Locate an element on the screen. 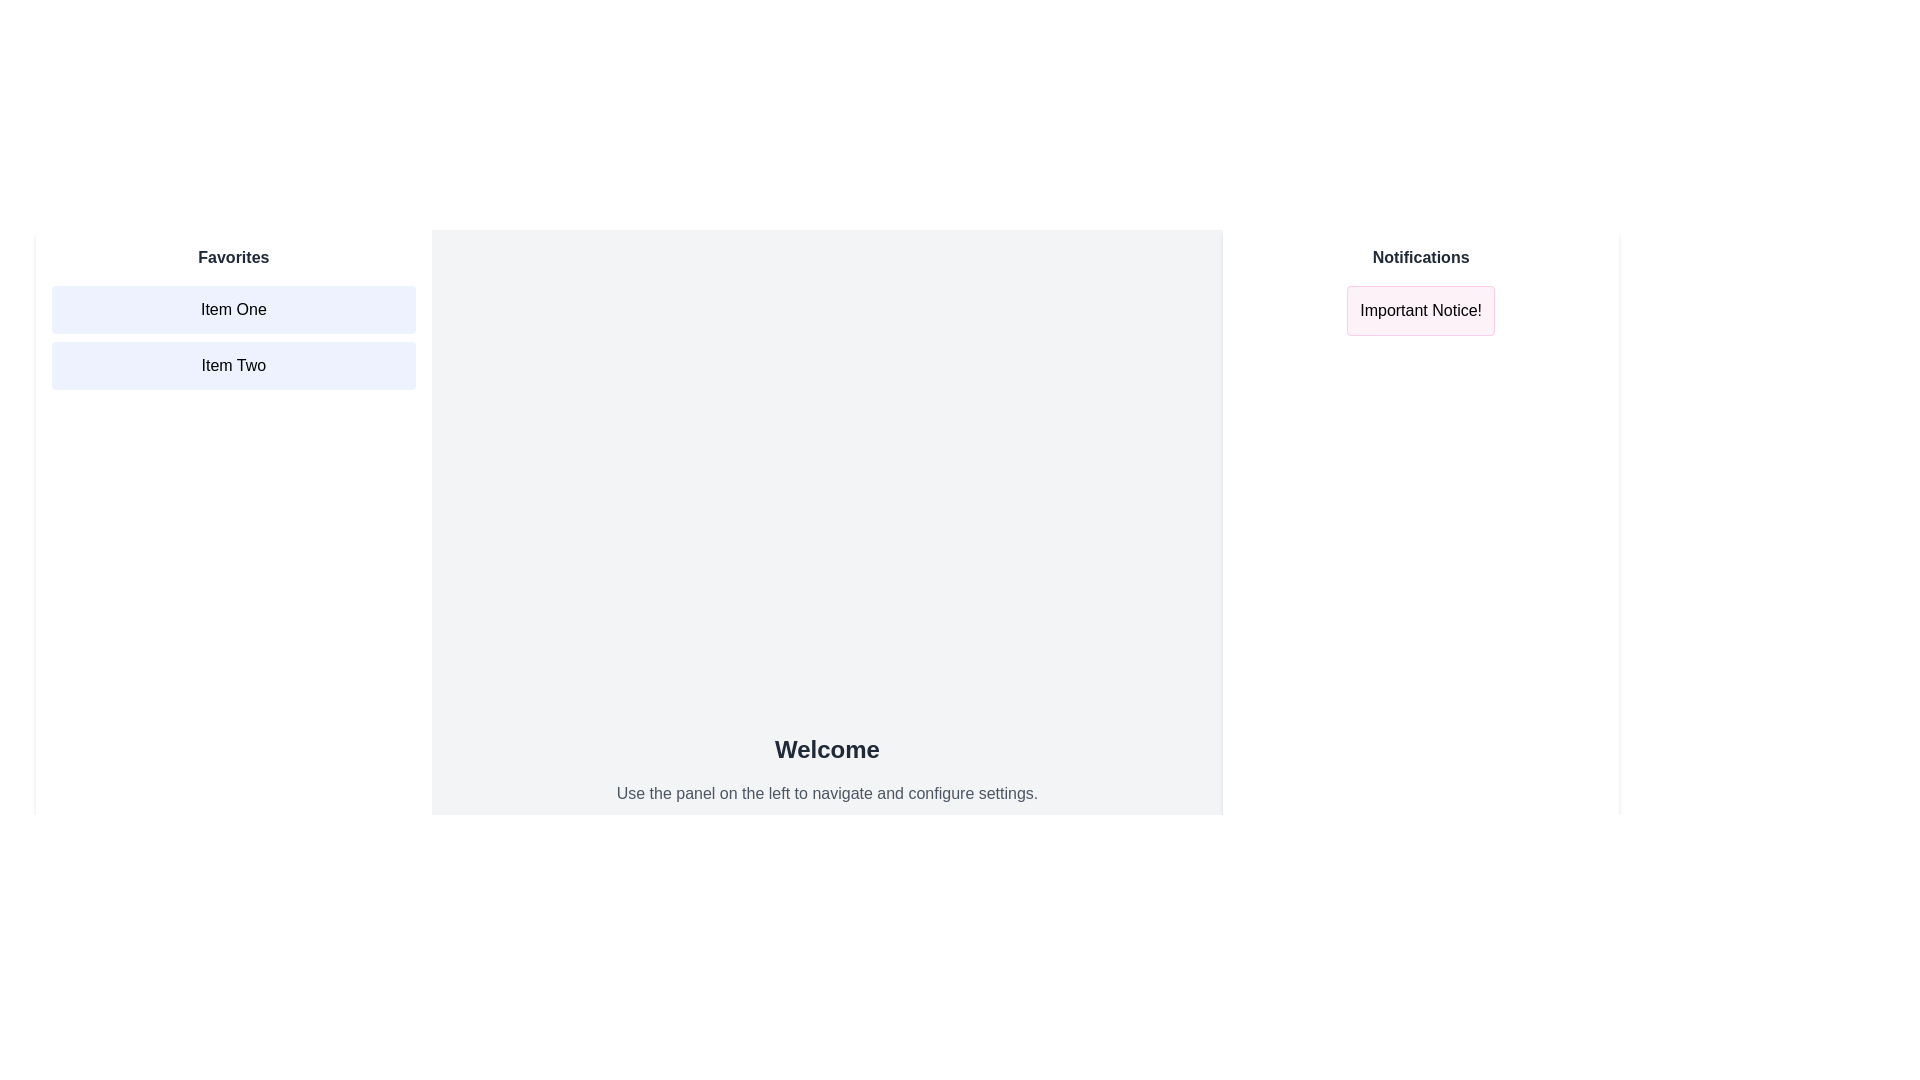  the list item labeled 'Item Two' which is located under the 'Favorites' section and has a light indigo background with rounded corners is located at coordinates (233, 366).